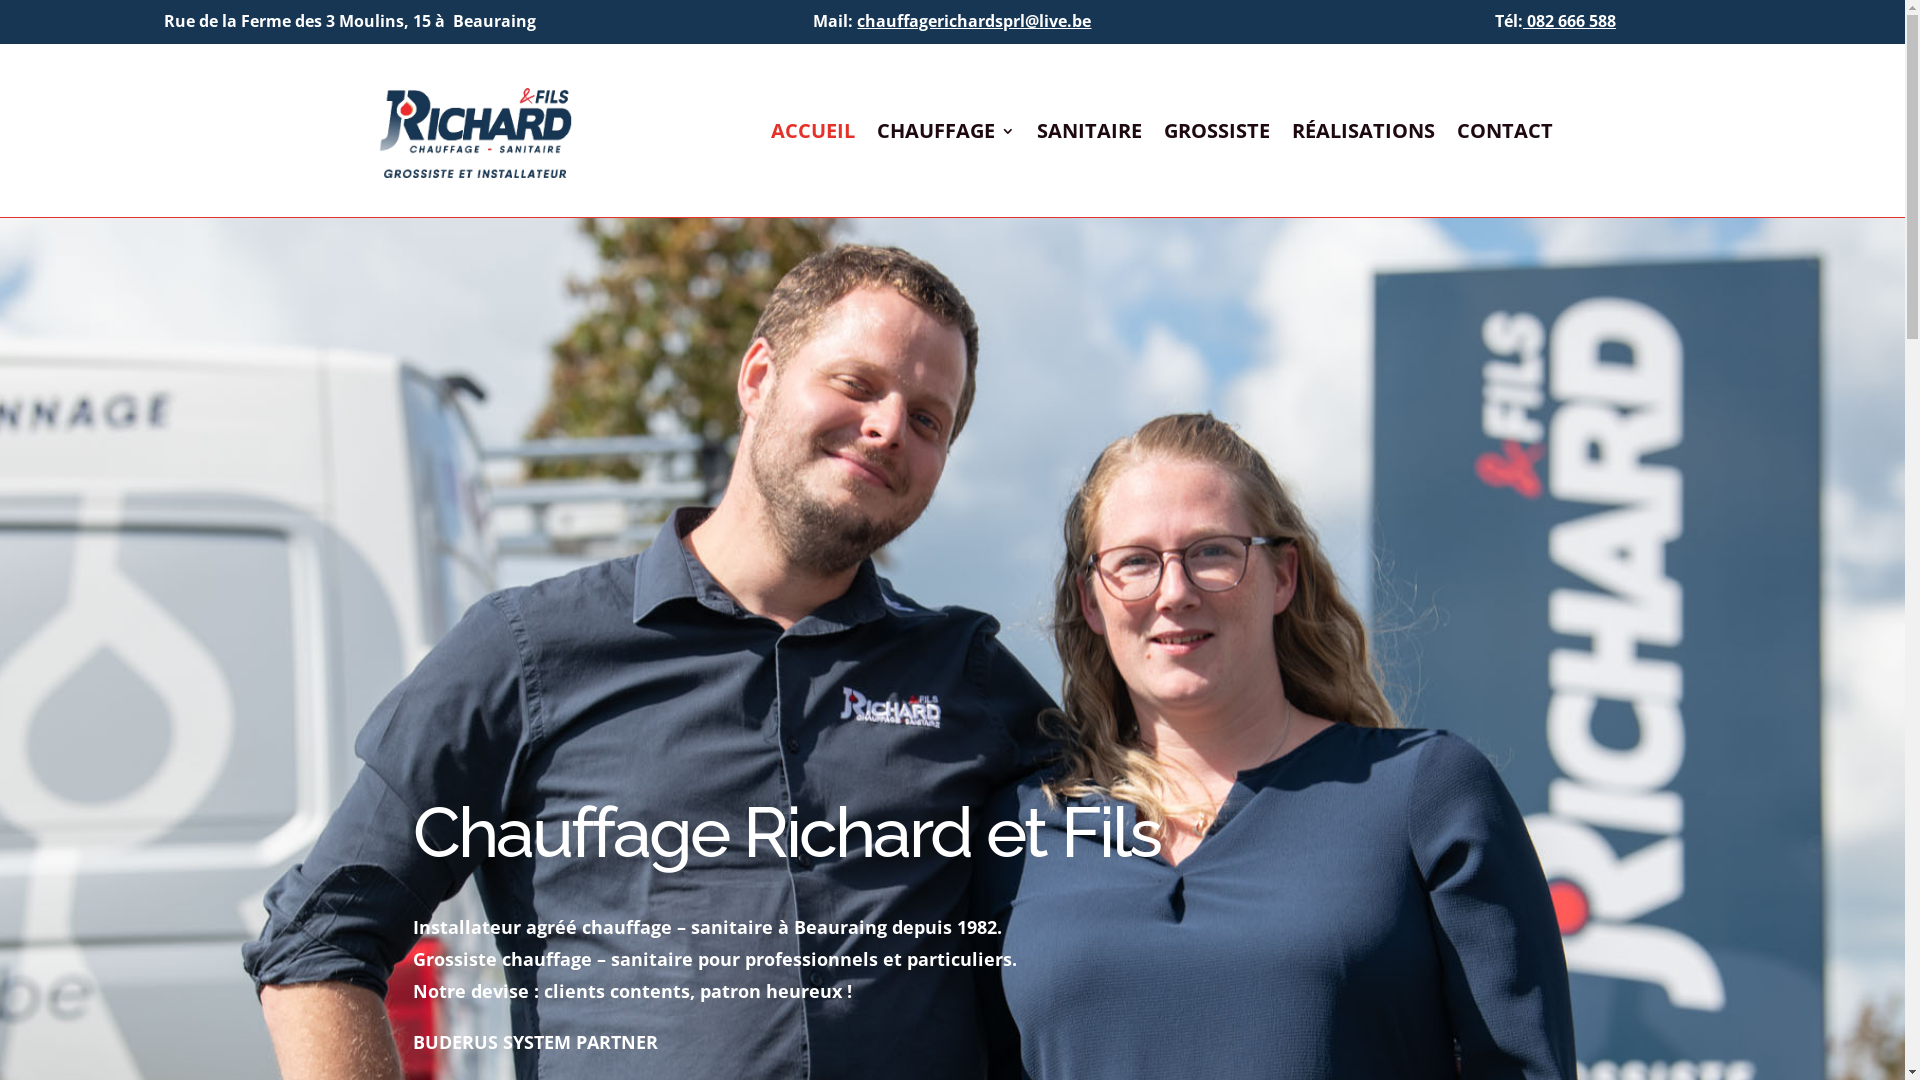  Describe the element at coordinates (811, 135) in the screenshot. I see `'ACCUEIL'` at that location.